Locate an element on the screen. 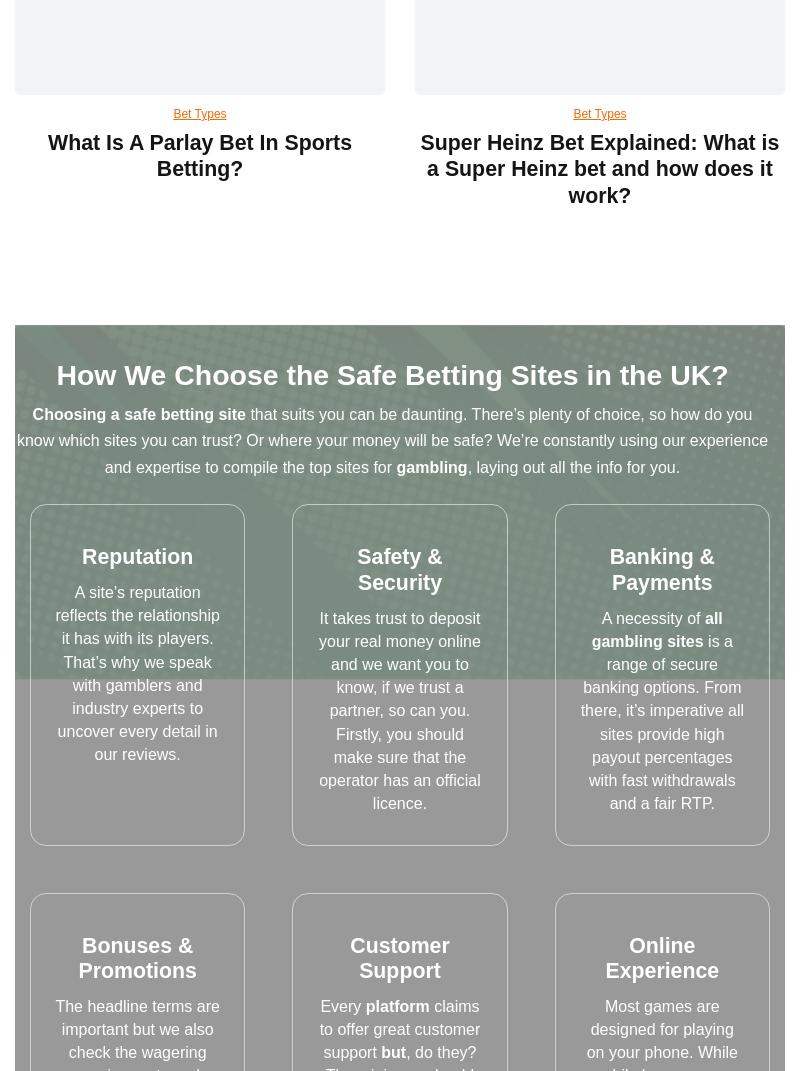  'What Is A Parlay Bet In Sports Betting?' is located at coordinates (198, 154).